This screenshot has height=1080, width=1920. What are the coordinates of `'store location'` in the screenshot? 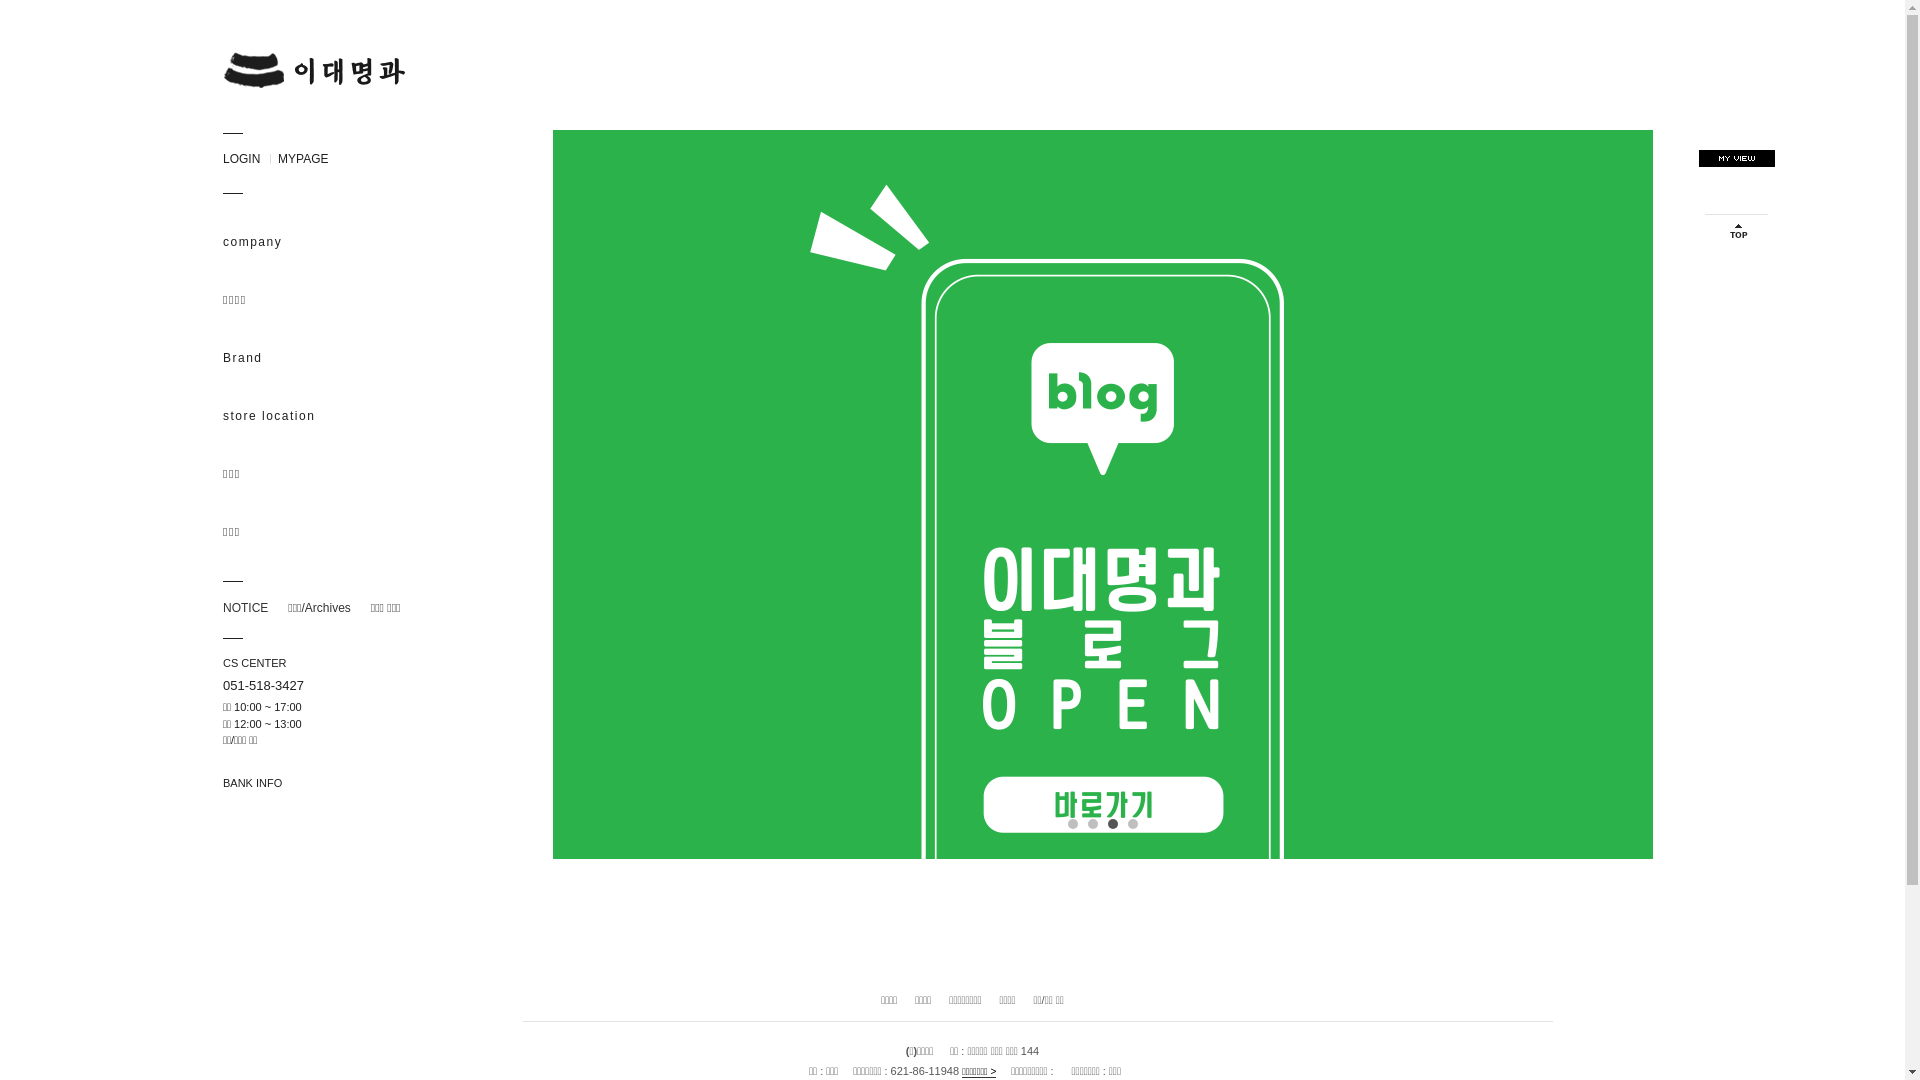 It's located at (332, 415).